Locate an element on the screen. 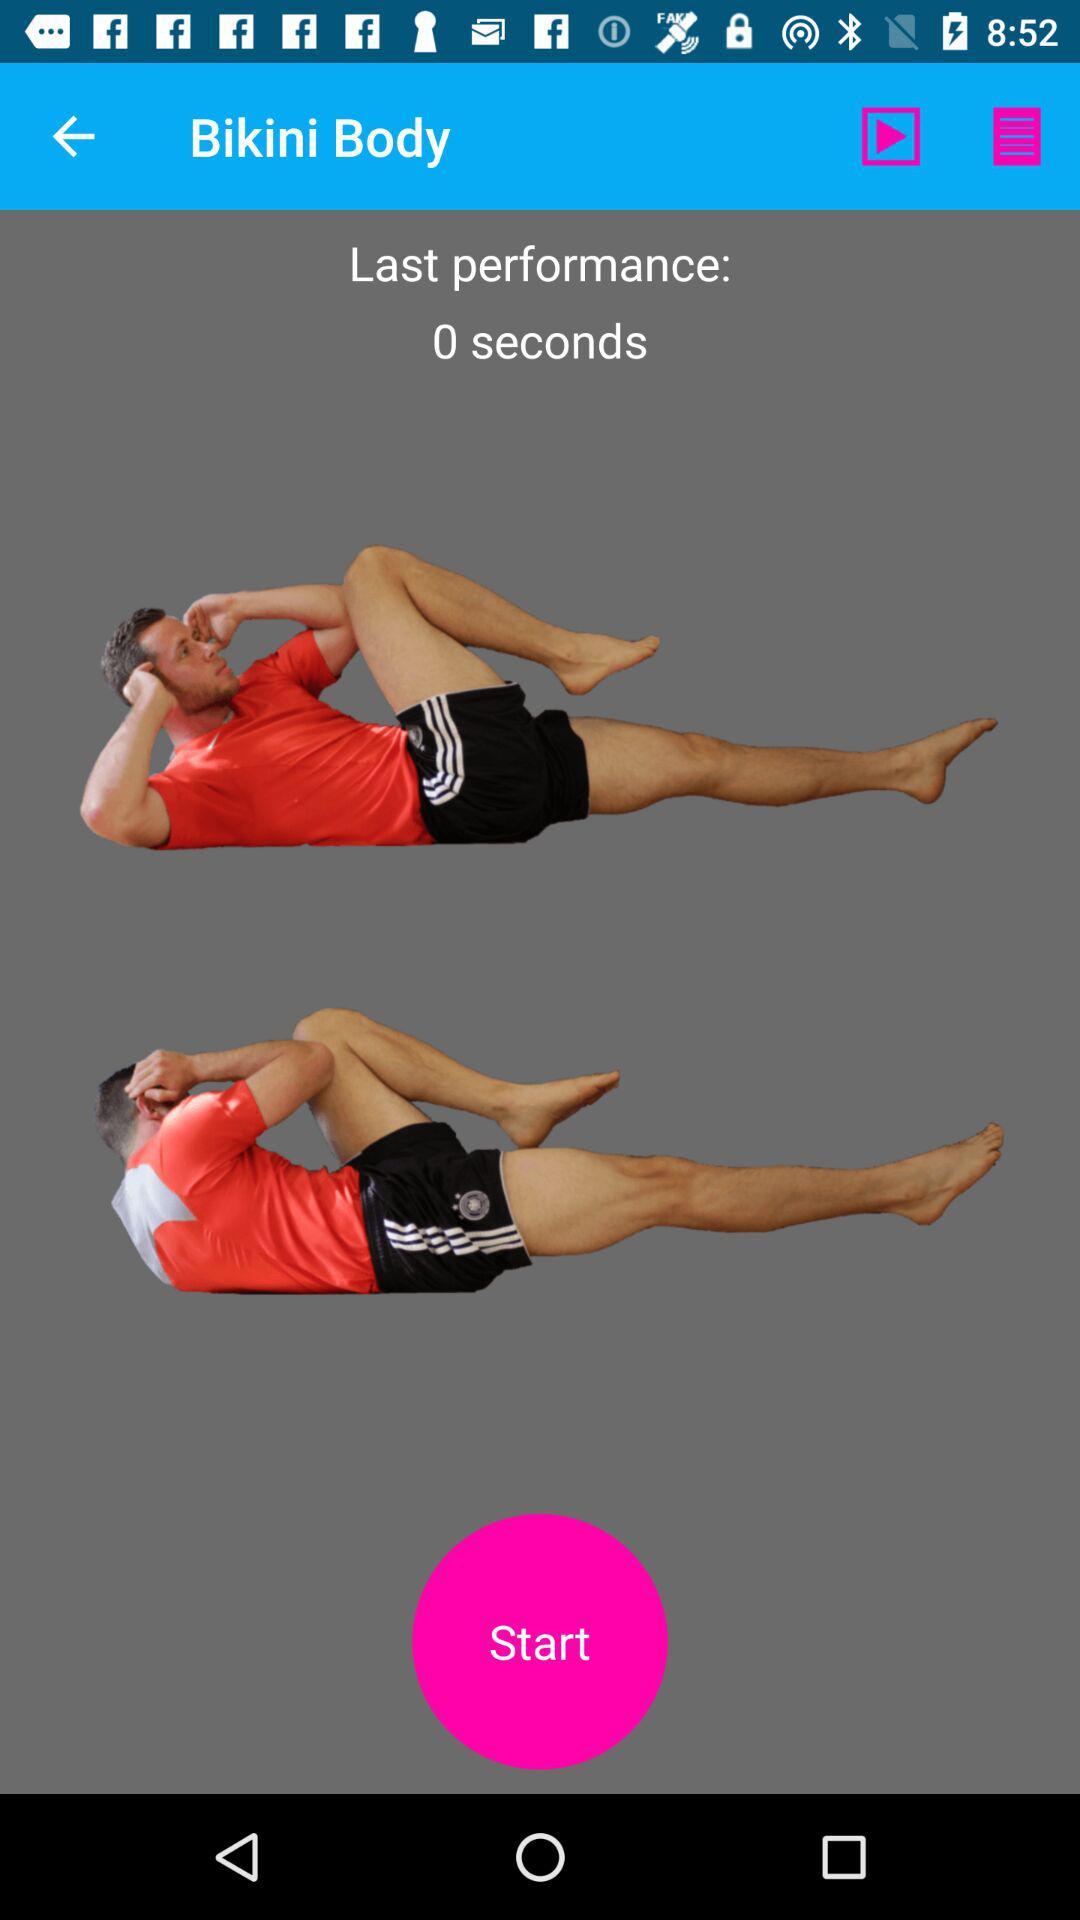  the item to the right of the bikini body is located at coordinates (890, 135).